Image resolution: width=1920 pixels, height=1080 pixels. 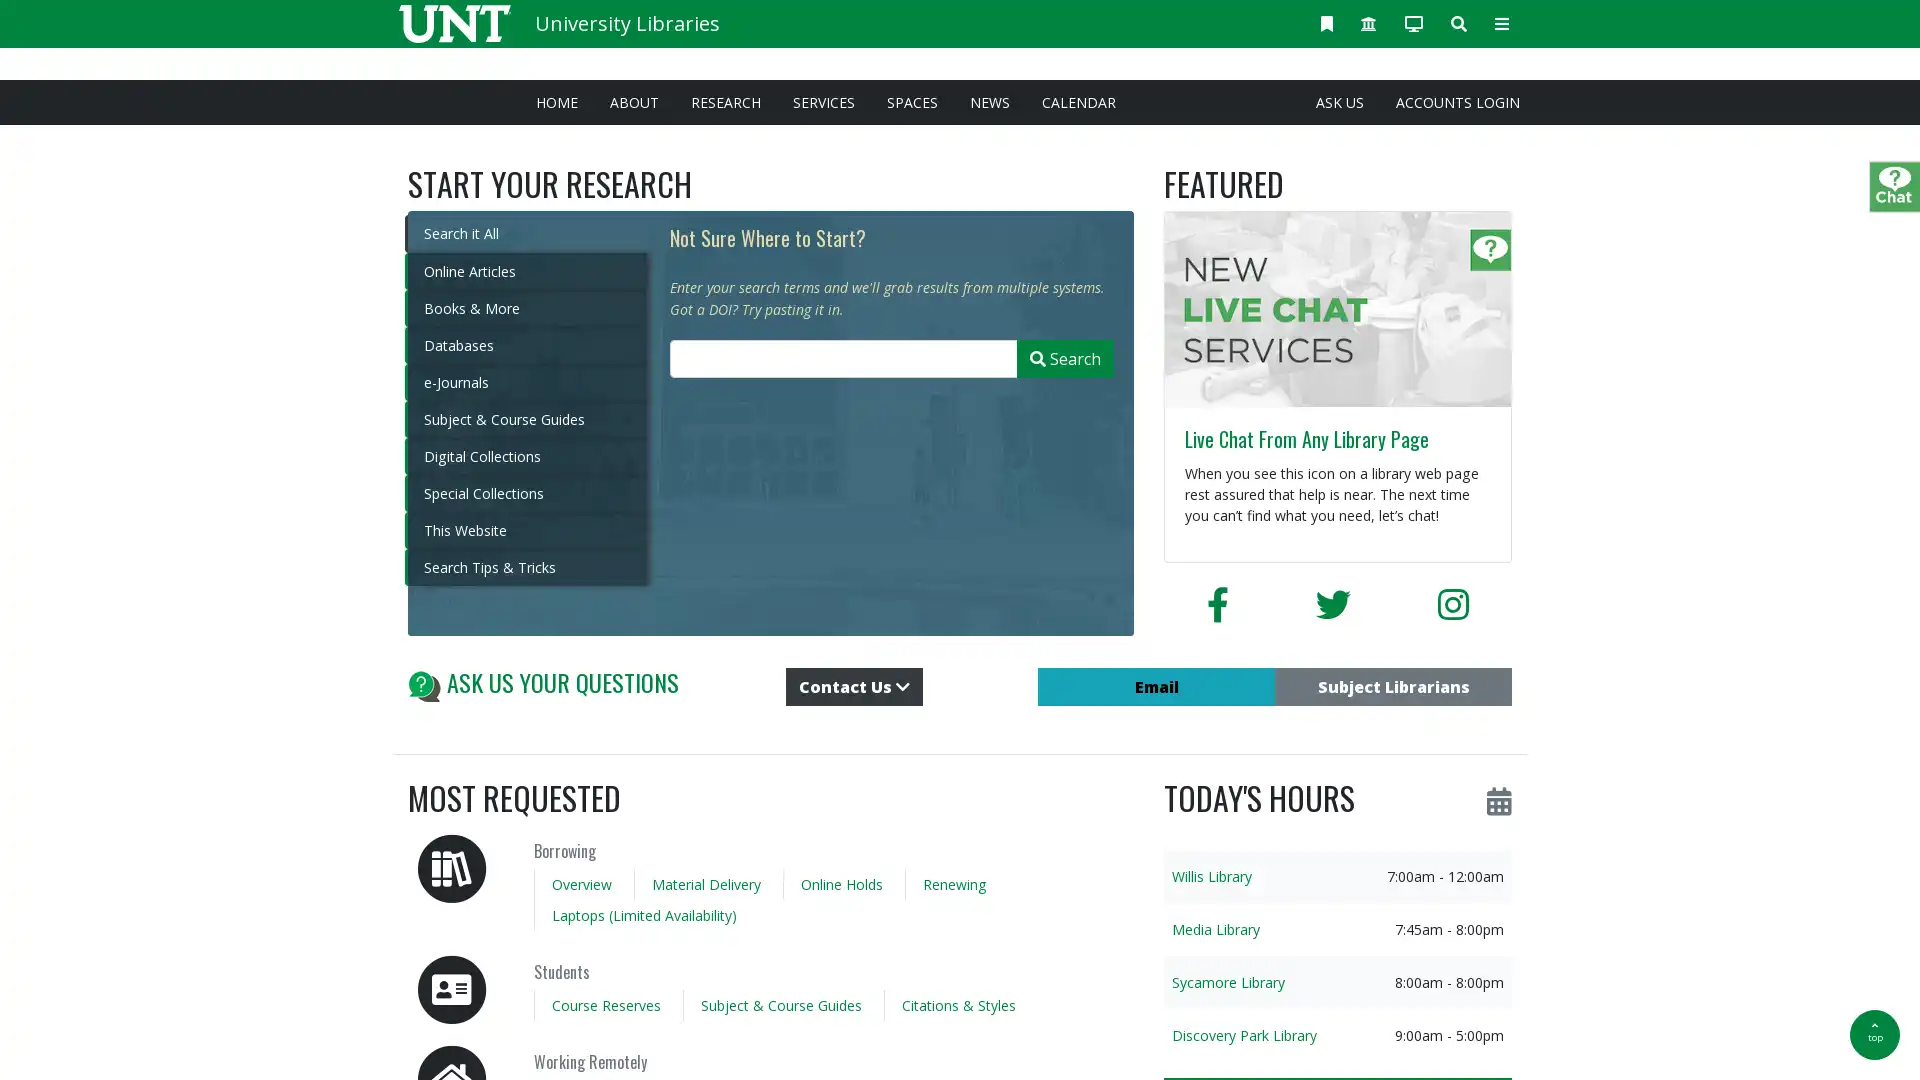 What do you see at coordinates (1413, 23) in the screenshot?
I see `Open Dialog: Libraries - Lending and Technology` at bounding box center [1413, 23].